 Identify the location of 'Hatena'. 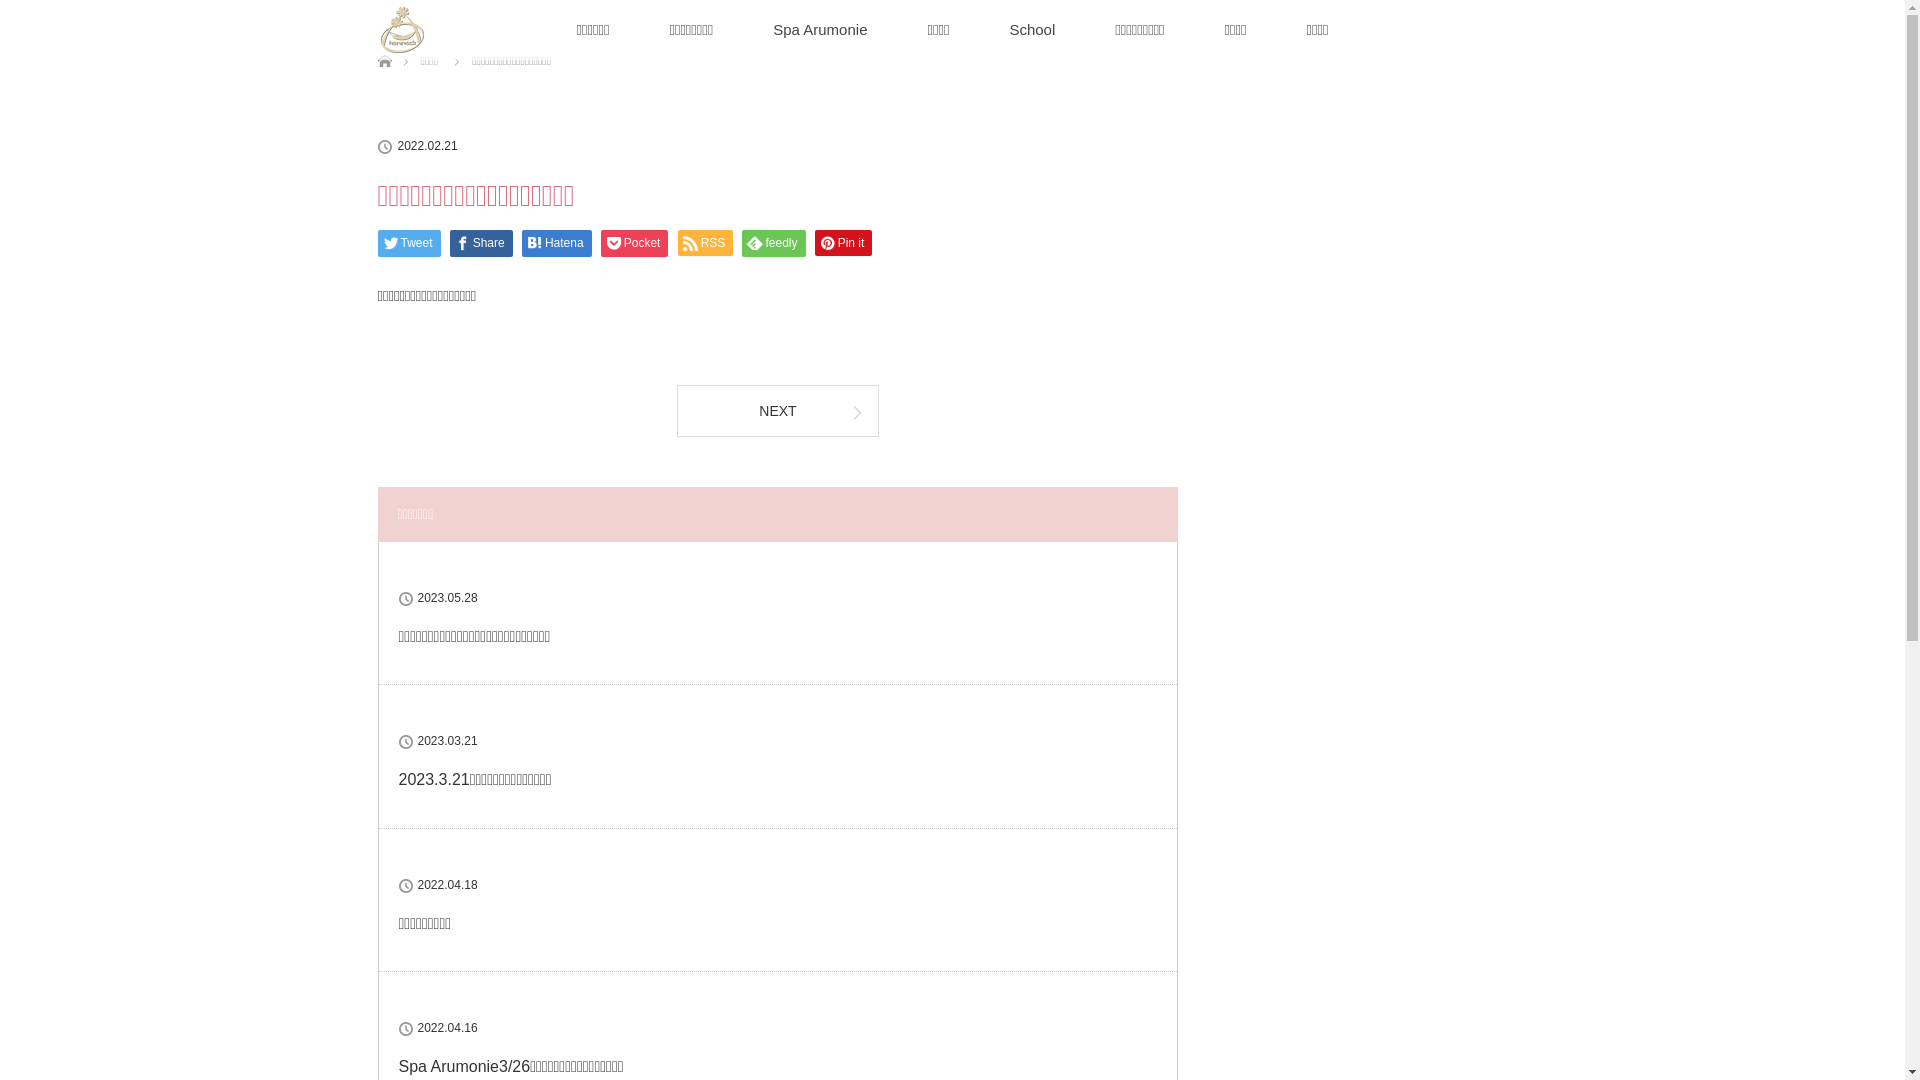
(522, 242).